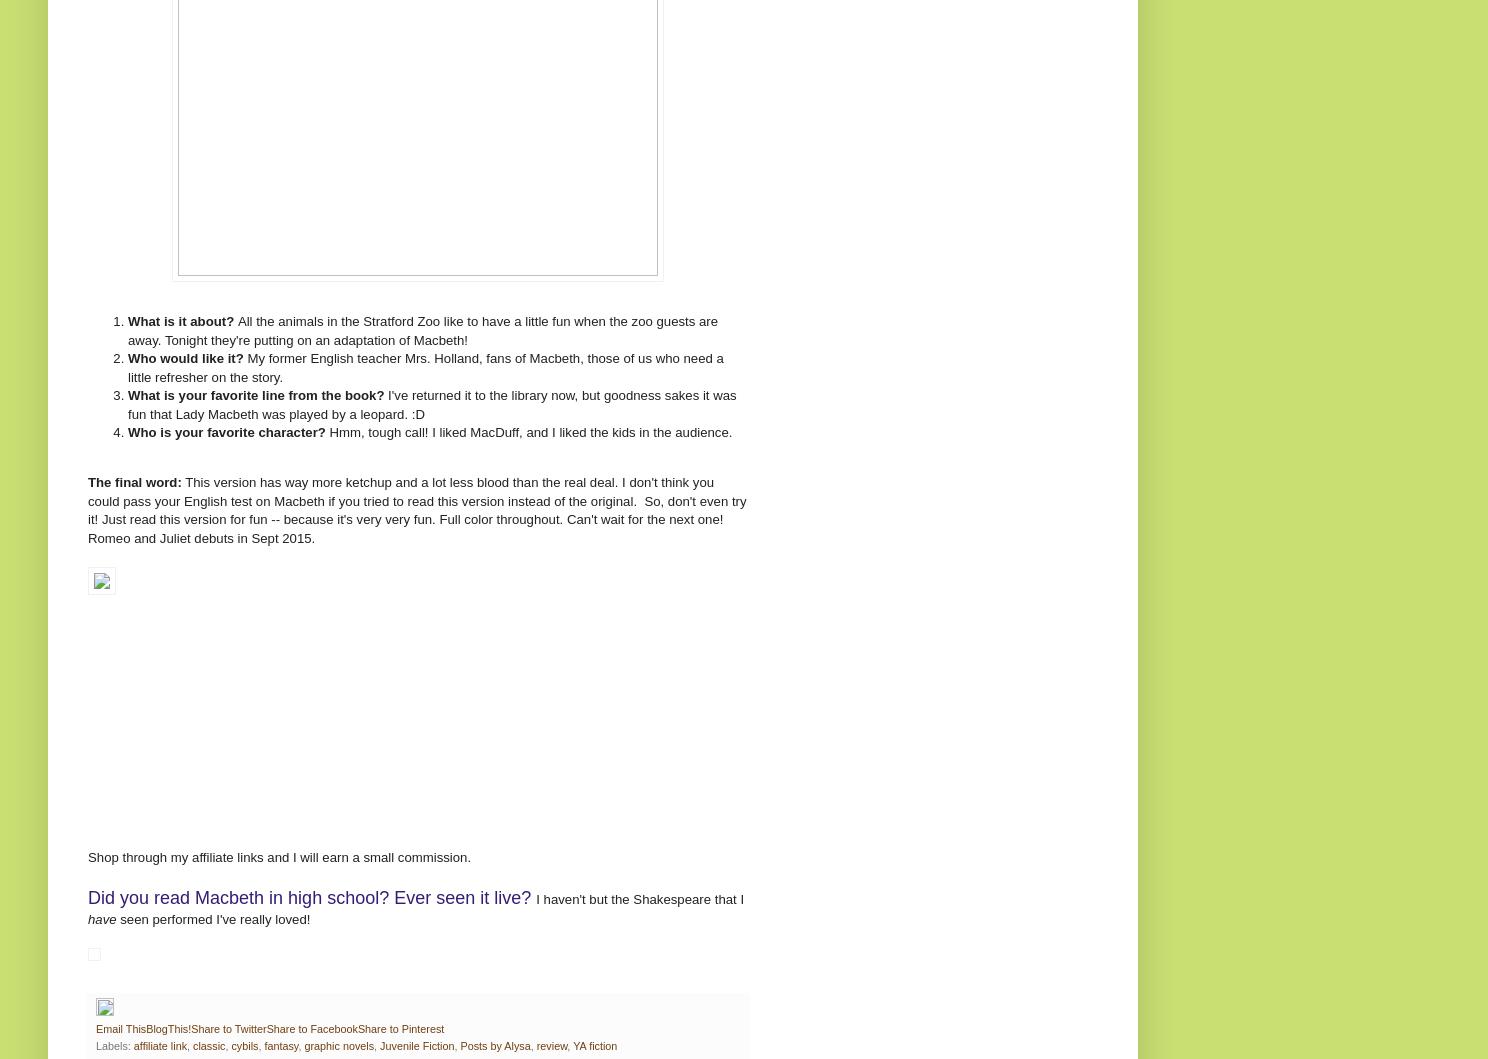 This screenshot has height=1059, width=1488. What do you see at coordinates (255, 394) in the screenshot?
I see `'What is your favorite line from the book?'` at bounding box center [255, 394].